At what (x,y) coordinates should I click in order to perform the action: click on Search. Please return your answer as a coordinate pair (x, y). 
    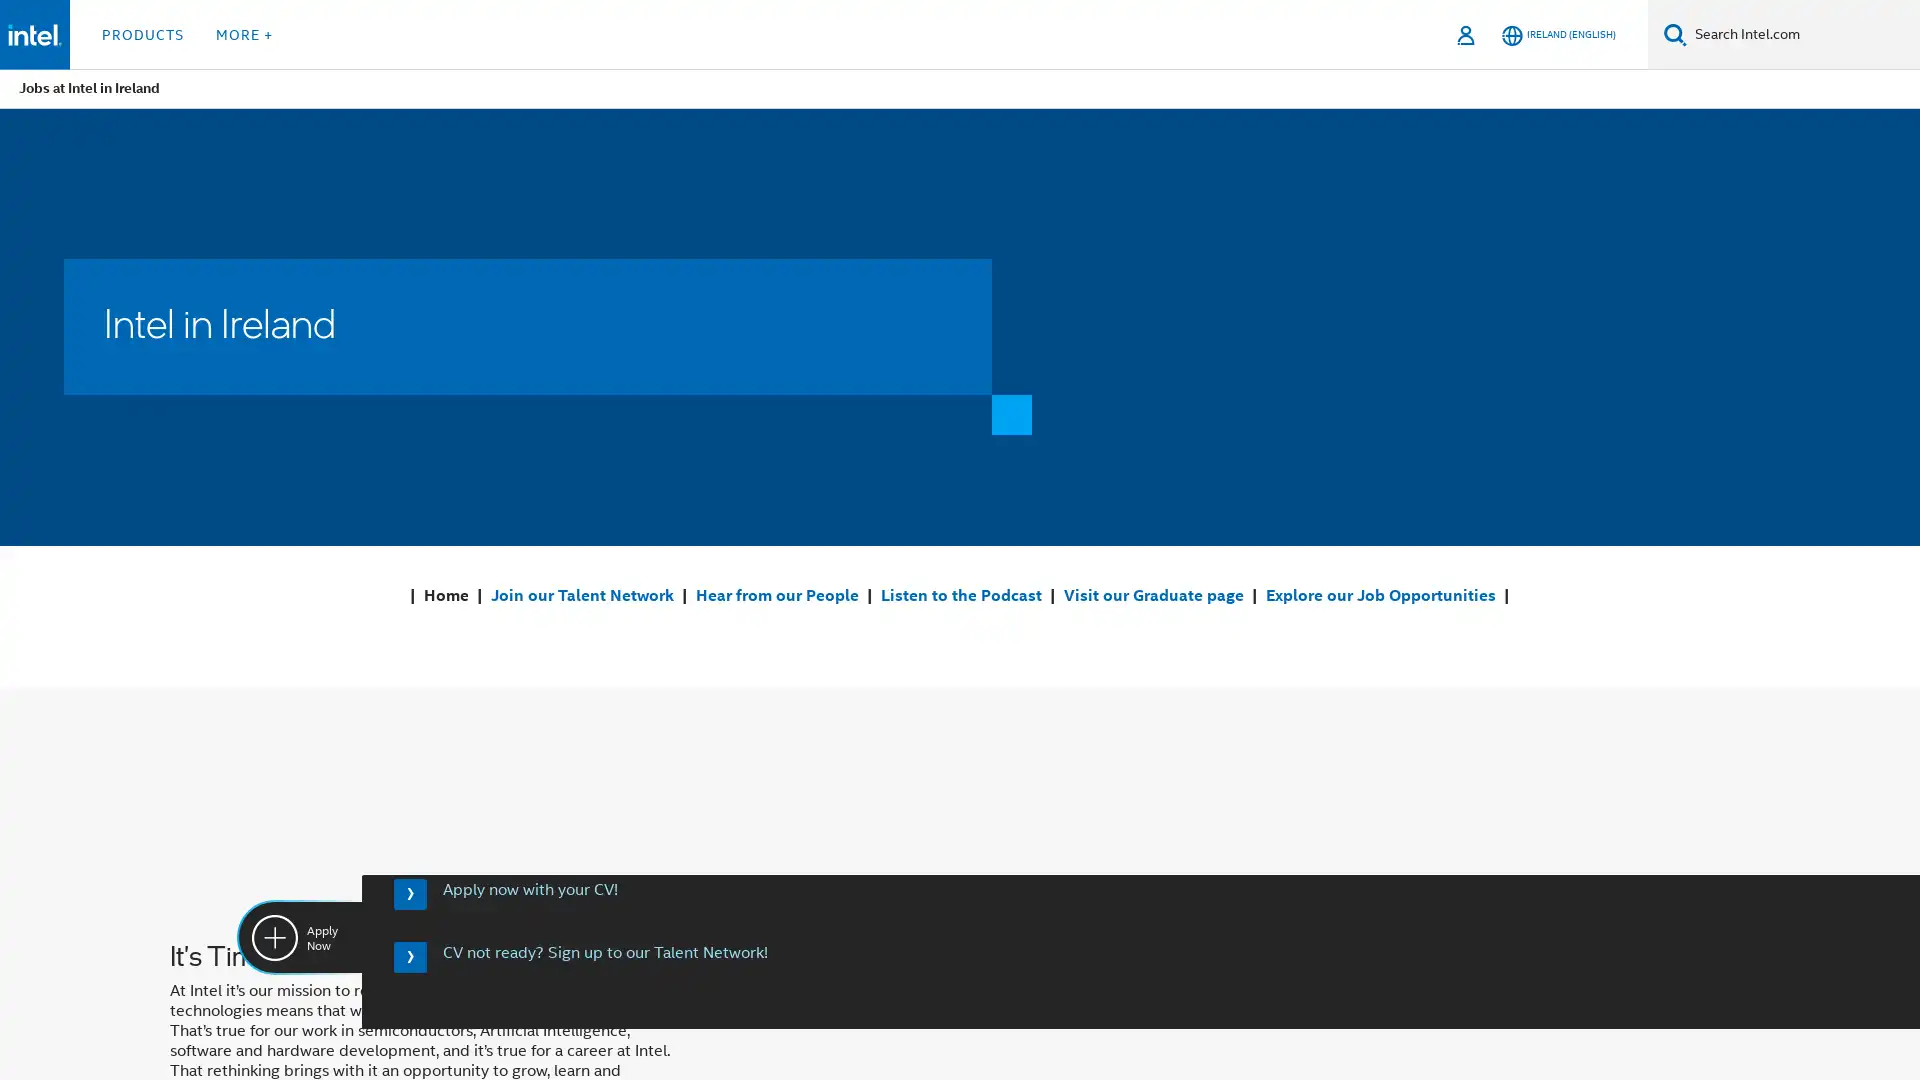
    Looking at the image, I should click on (1675, 34).